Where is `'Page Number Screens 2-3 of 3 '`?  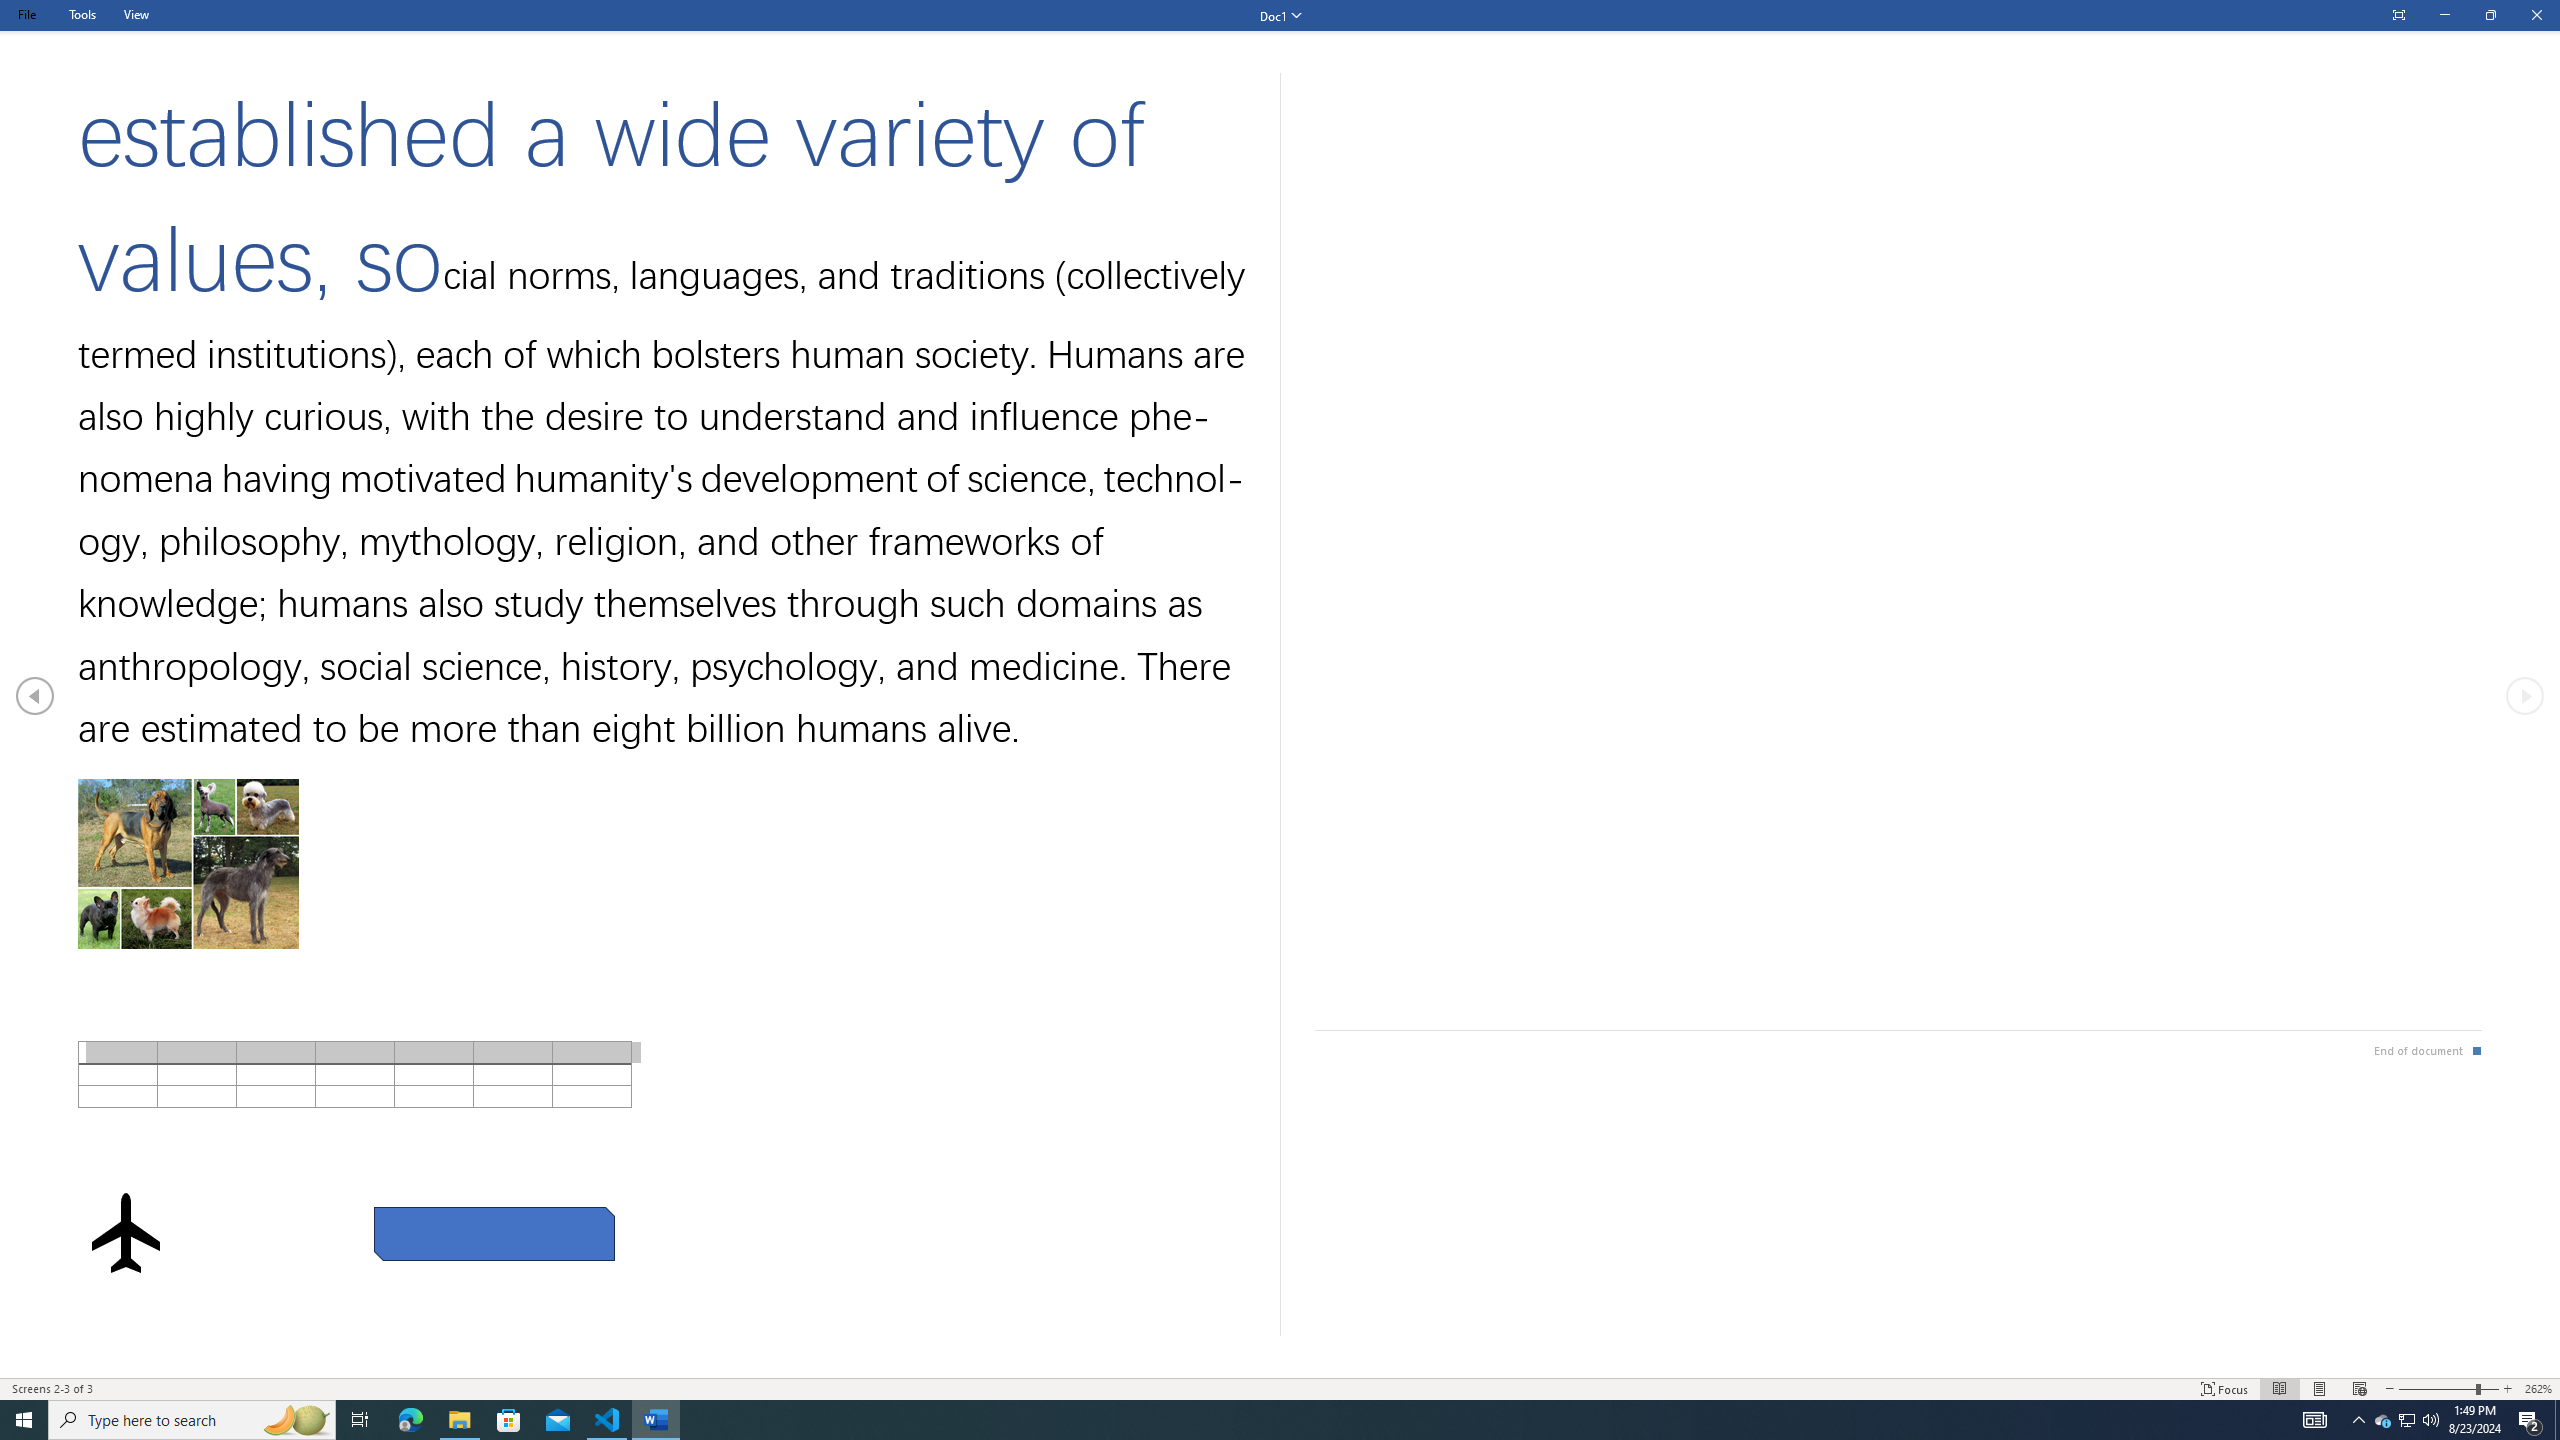 'Page Number Screens 2-3 of 3 ' is located at coordinates (52, 1389).